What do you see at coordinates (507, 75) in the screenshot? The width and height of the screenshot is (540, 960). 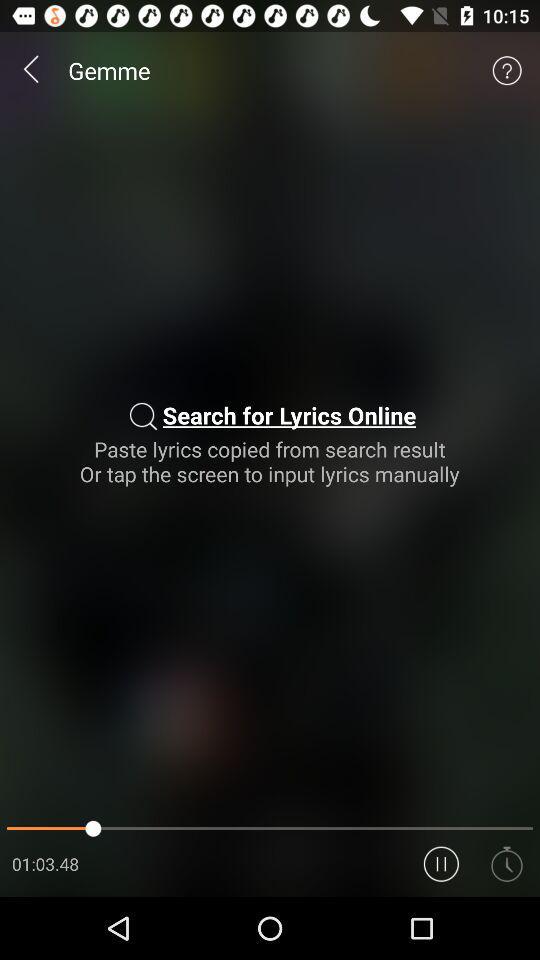 I see `the help icon` at bounding box center [507, 75].